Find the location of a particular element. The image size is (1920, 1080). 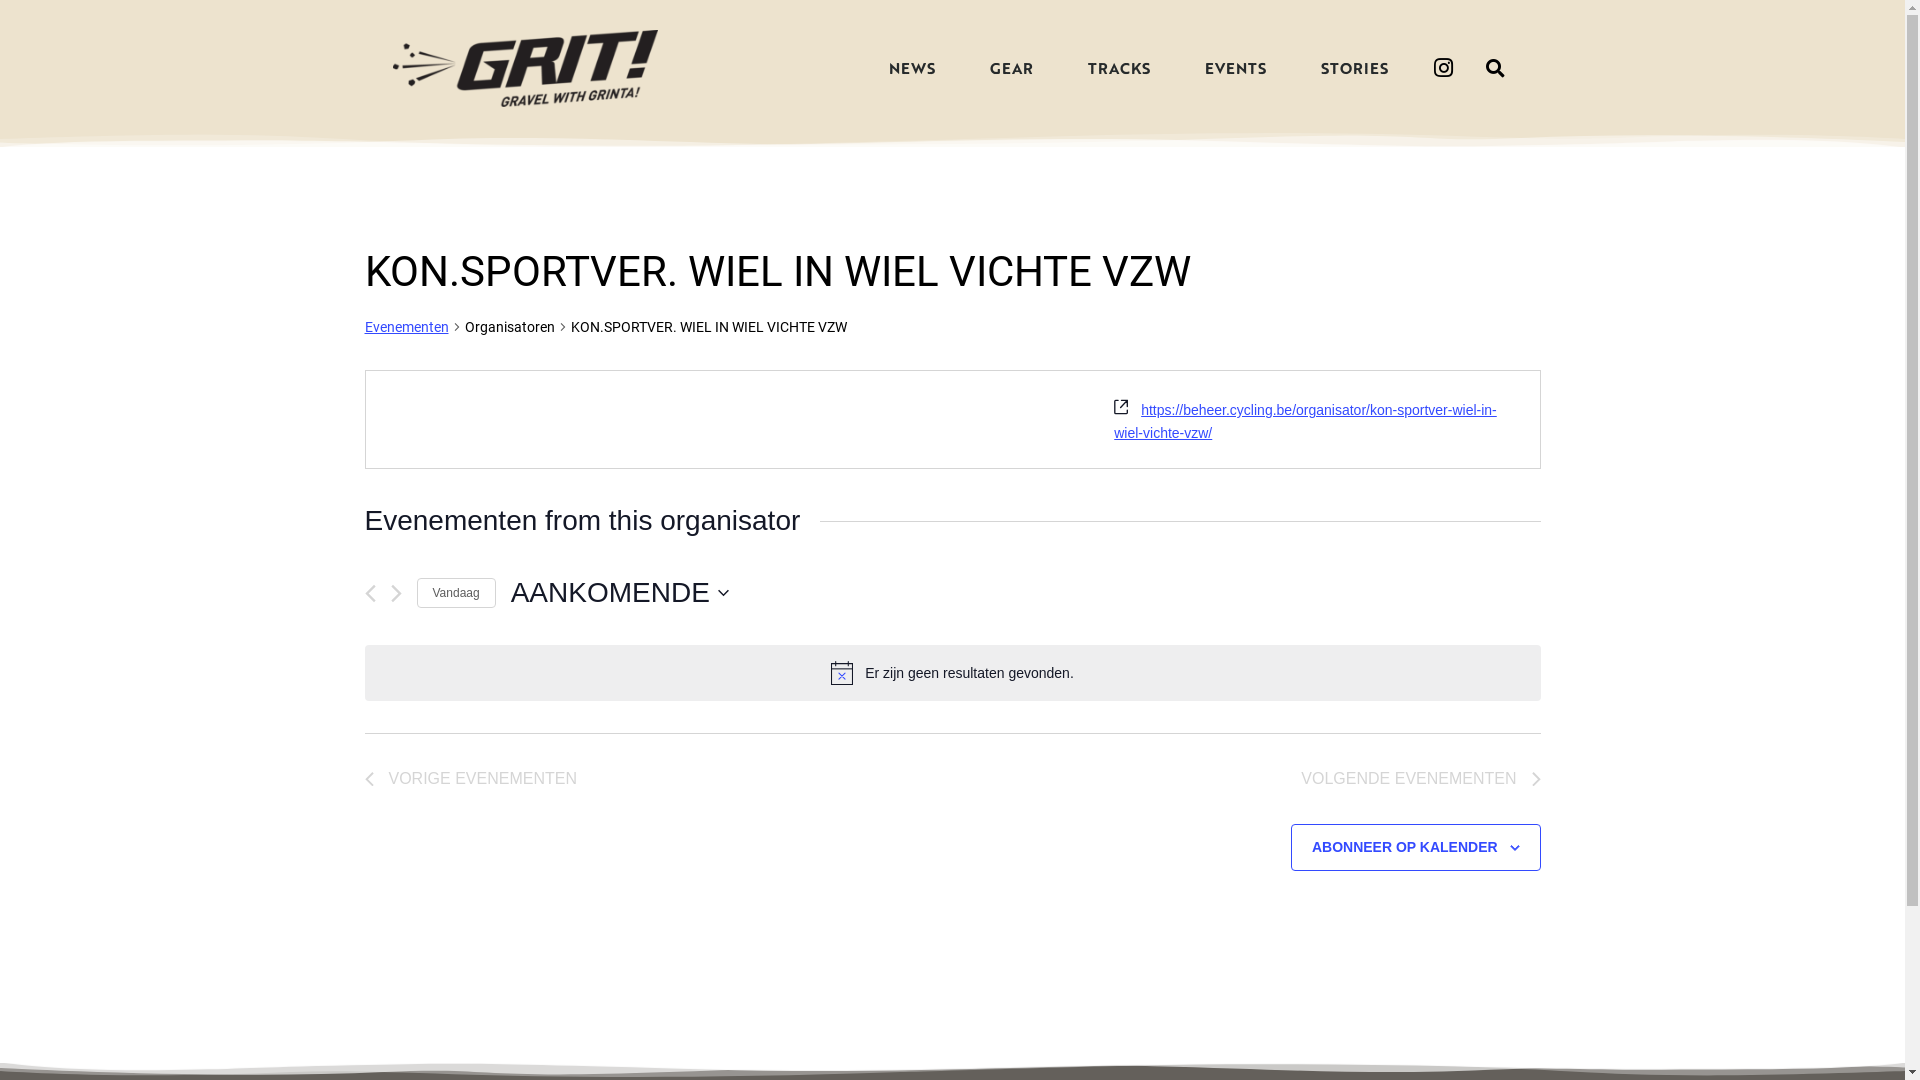

'AANKOMENDE' is located at coordinates (618, 592).